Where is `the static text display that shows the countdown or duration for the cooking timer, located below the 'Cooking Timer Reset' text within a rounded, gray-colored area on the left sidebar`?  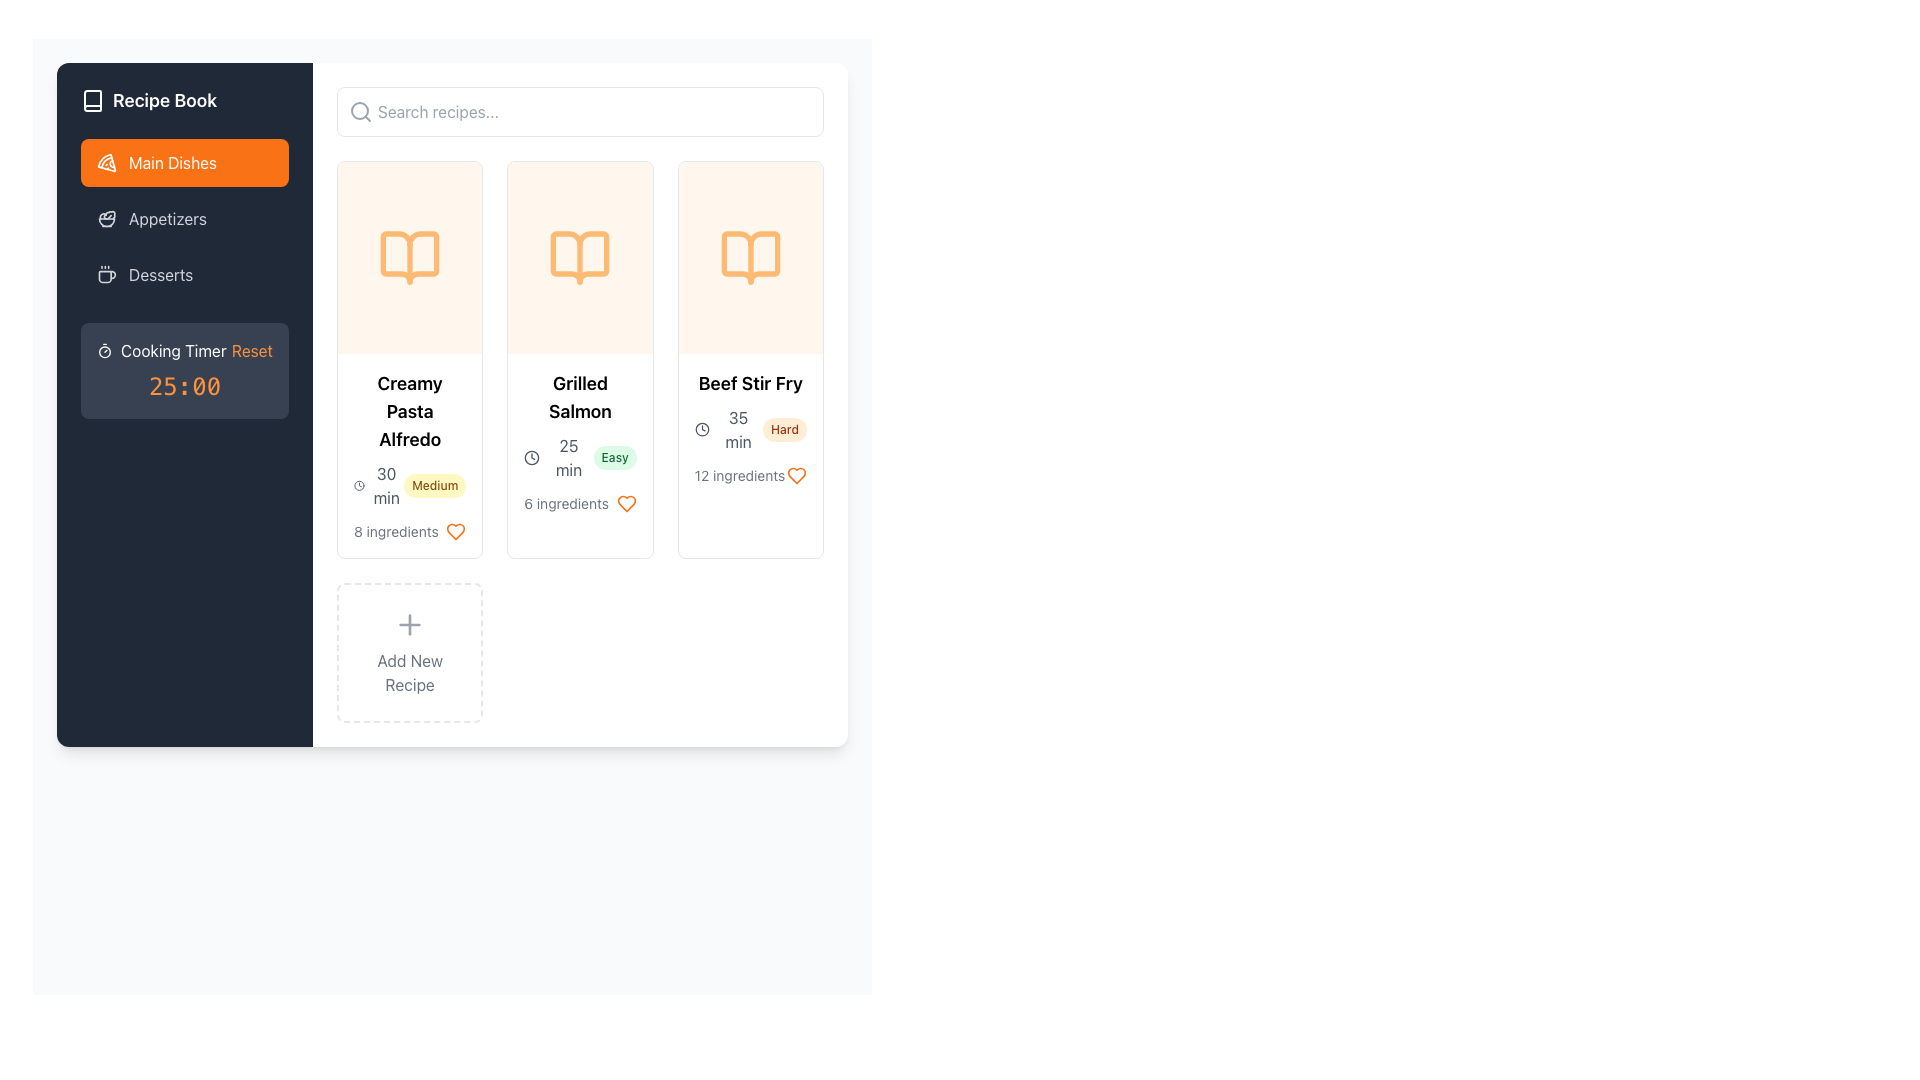 the static text display that shows the countdown or duration for the cooking timer, located below the 'Cooking Timer Reset' text within a rounded, gray-colored area on the left sidebar is located at coordinates (185, 386).